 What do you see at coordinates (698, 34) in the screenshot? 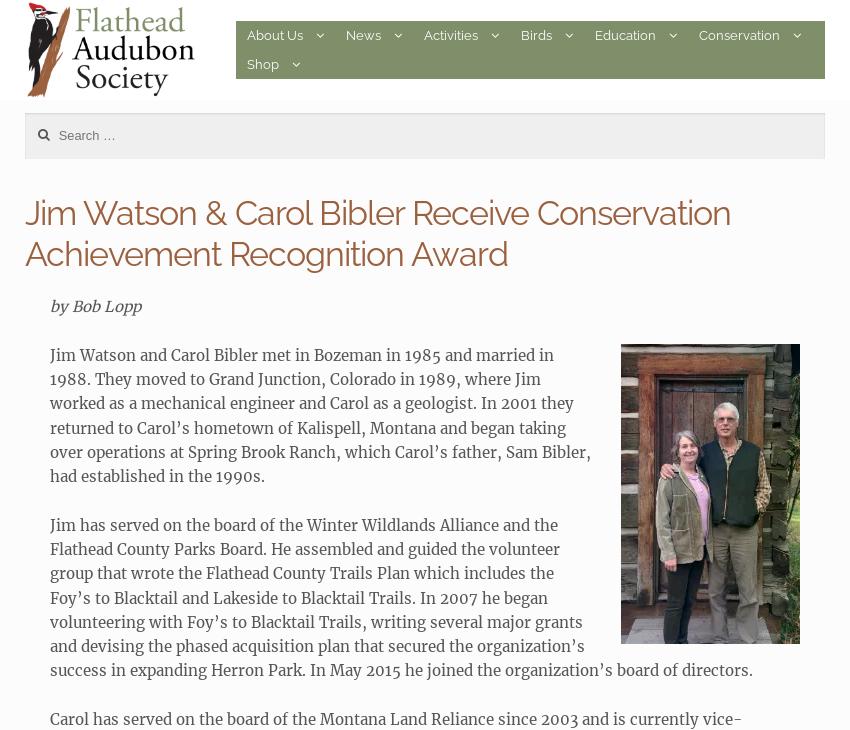
I see `'Conservation'` at bounding box center [698, 34].